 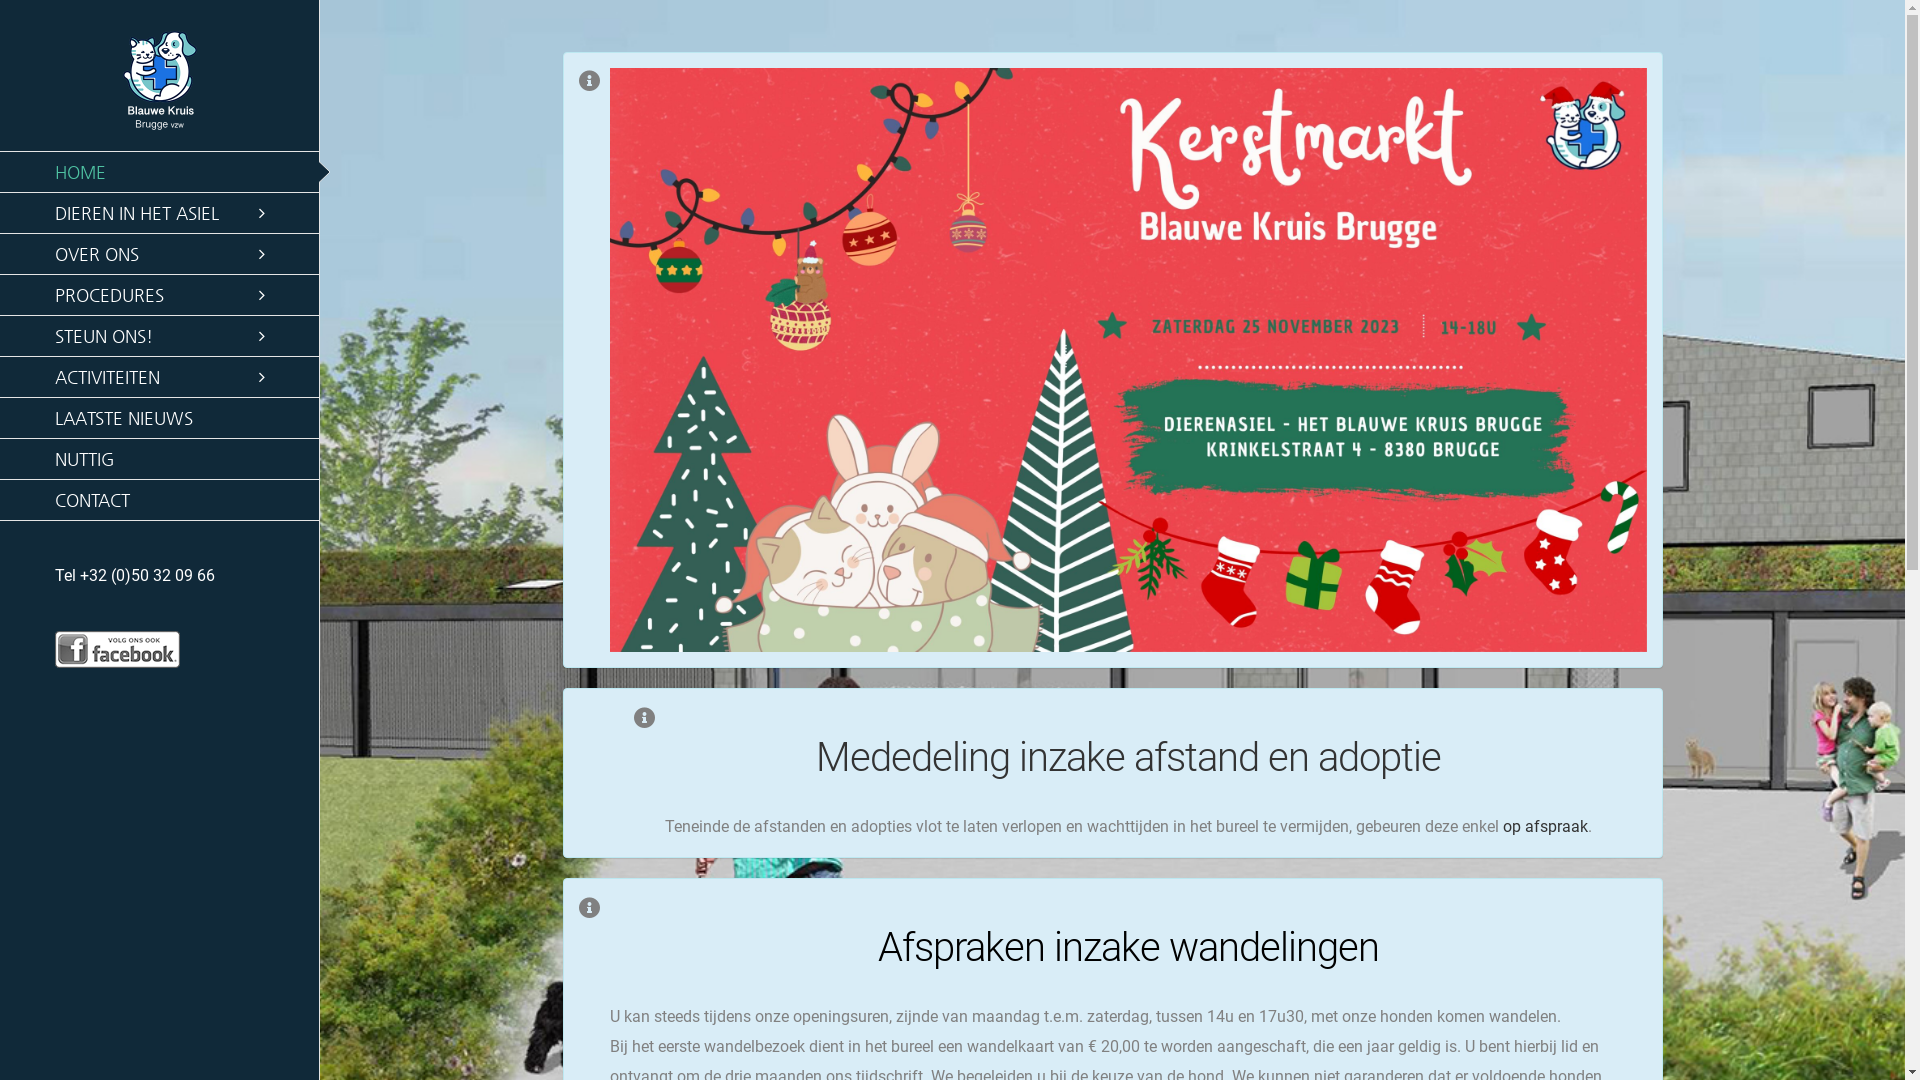 What do you see at coordinates (158, 335) in the screenshot?
I see `'STEUN ONS!'` at bounding box center [158, 335].